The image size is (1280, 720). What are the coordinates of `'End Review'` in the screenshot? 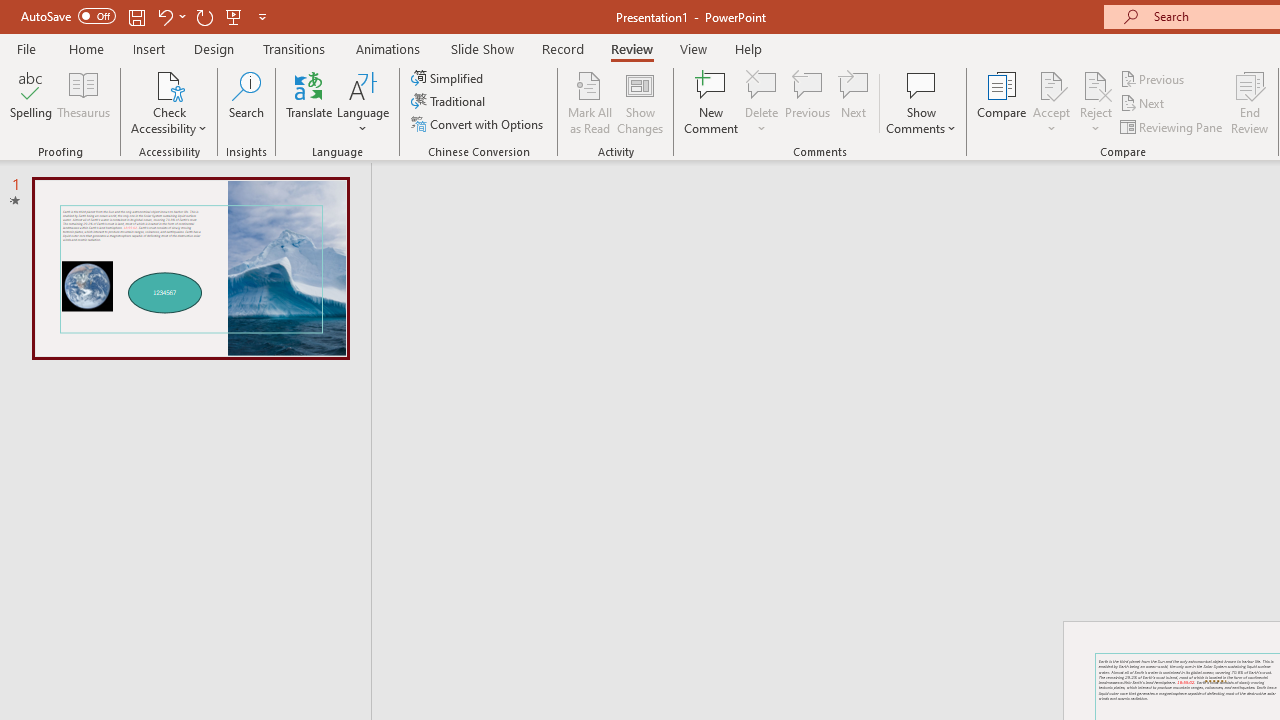 It's located at (1248, 103).